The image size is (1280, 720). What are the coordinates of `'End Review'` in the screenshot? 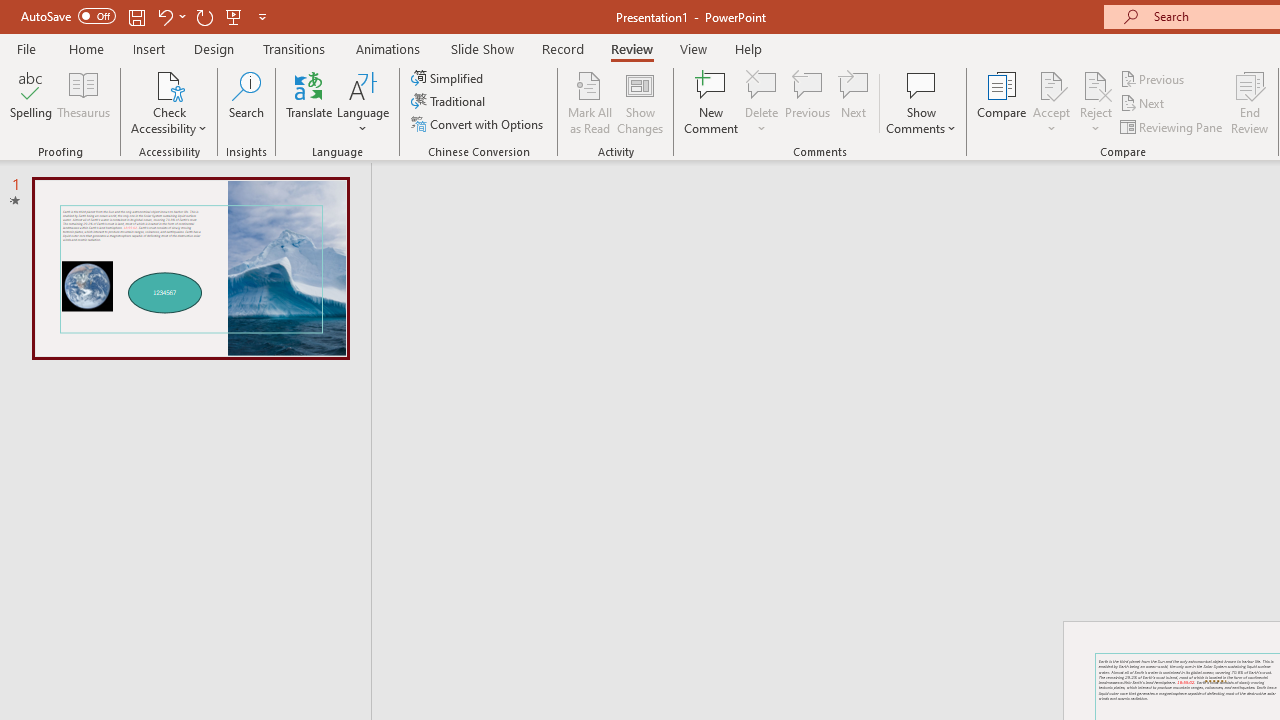 It's located at (1248, 103).